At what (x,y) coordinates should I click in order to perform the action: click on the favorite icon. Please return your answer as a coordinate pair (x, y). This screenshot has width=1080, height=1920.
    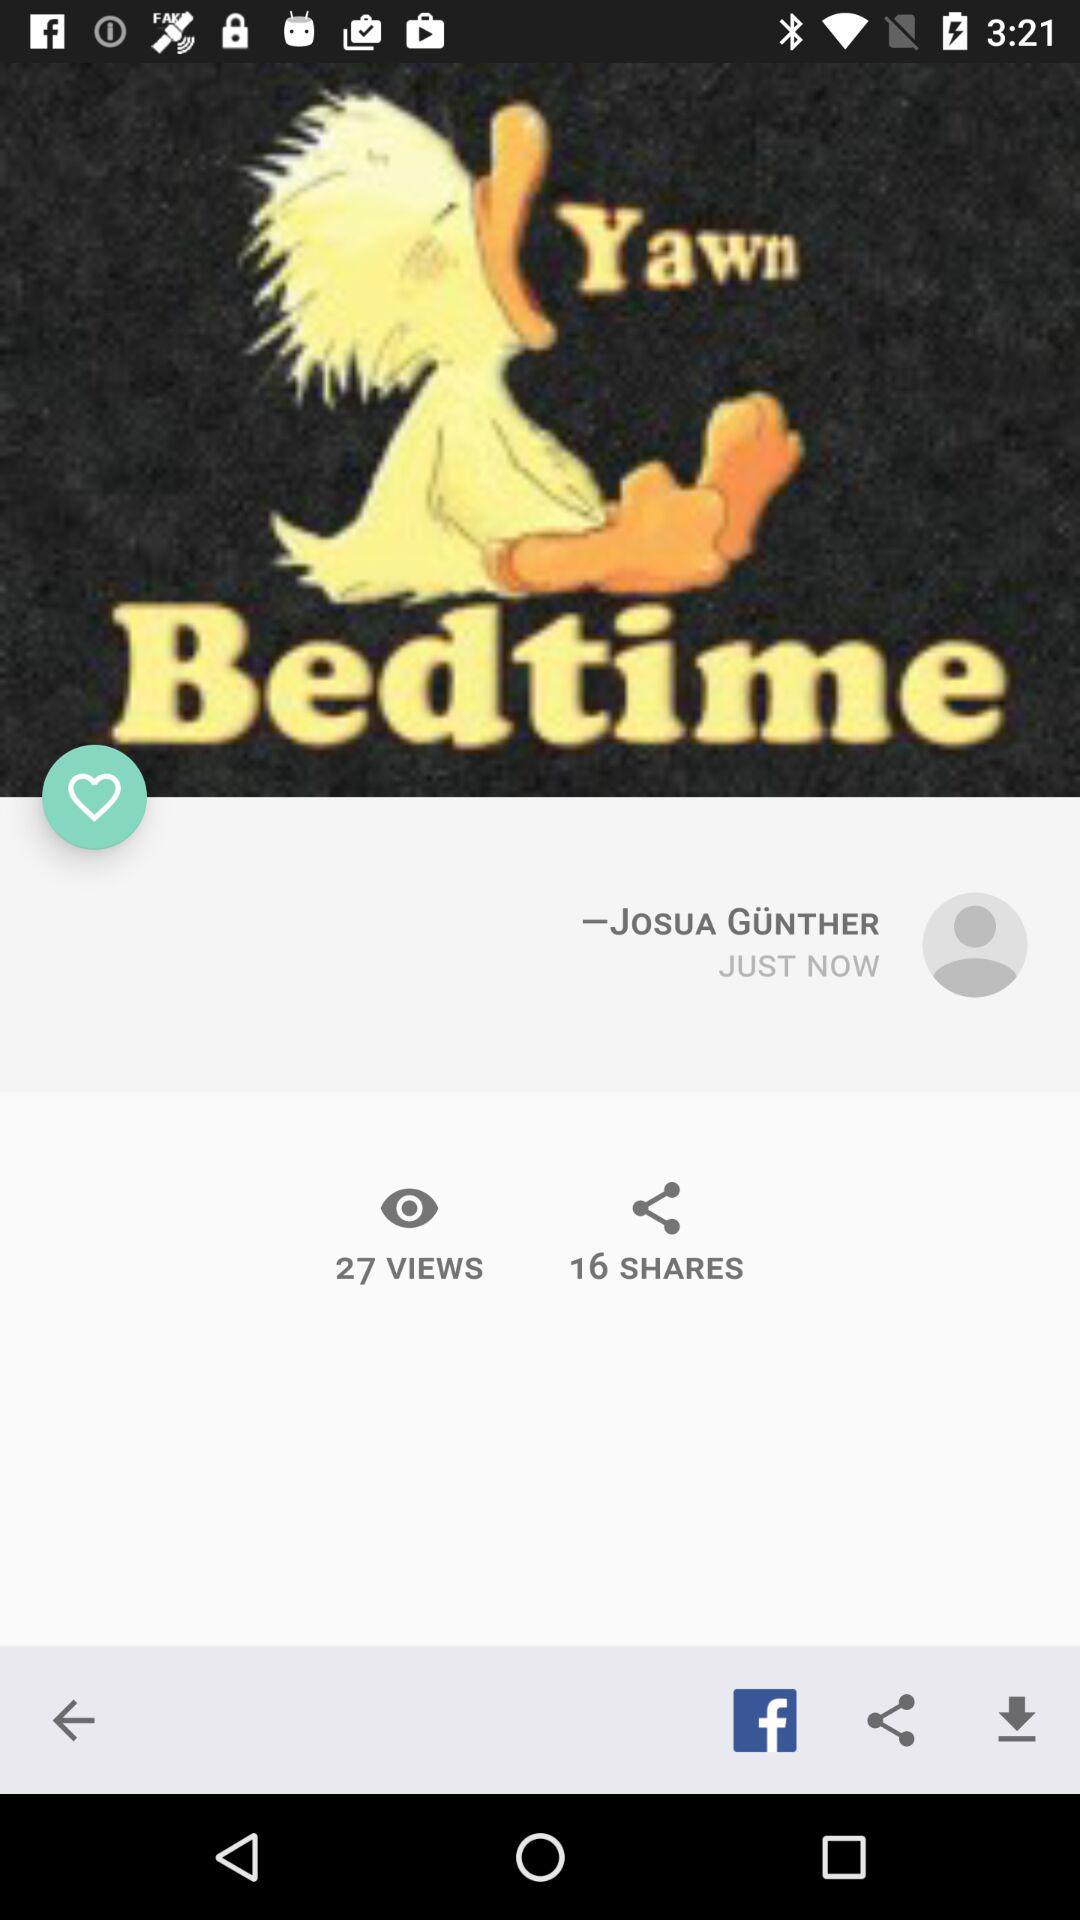
    Looking at the image, I should click on (94, 796).